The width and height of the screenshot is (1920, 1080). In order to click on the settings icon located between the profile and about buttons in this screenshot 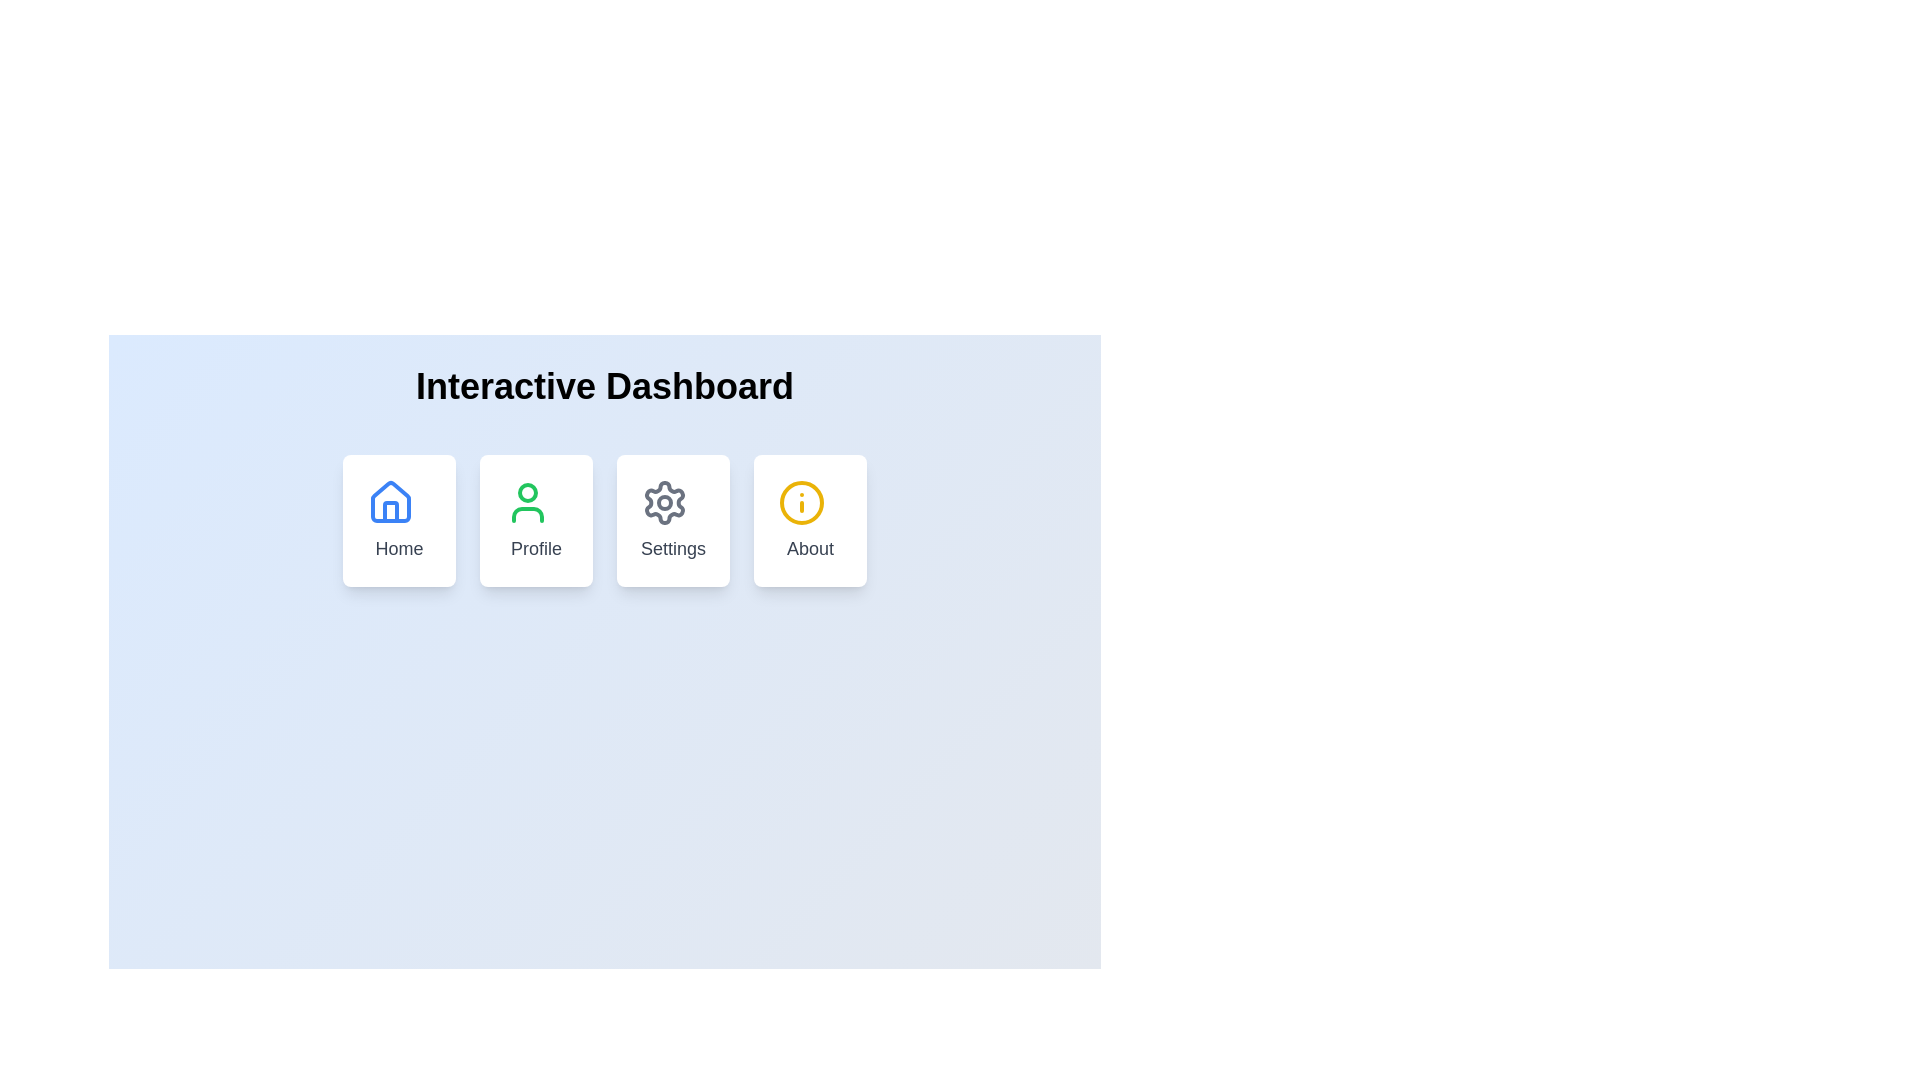, I will do `click(665, 501)`.